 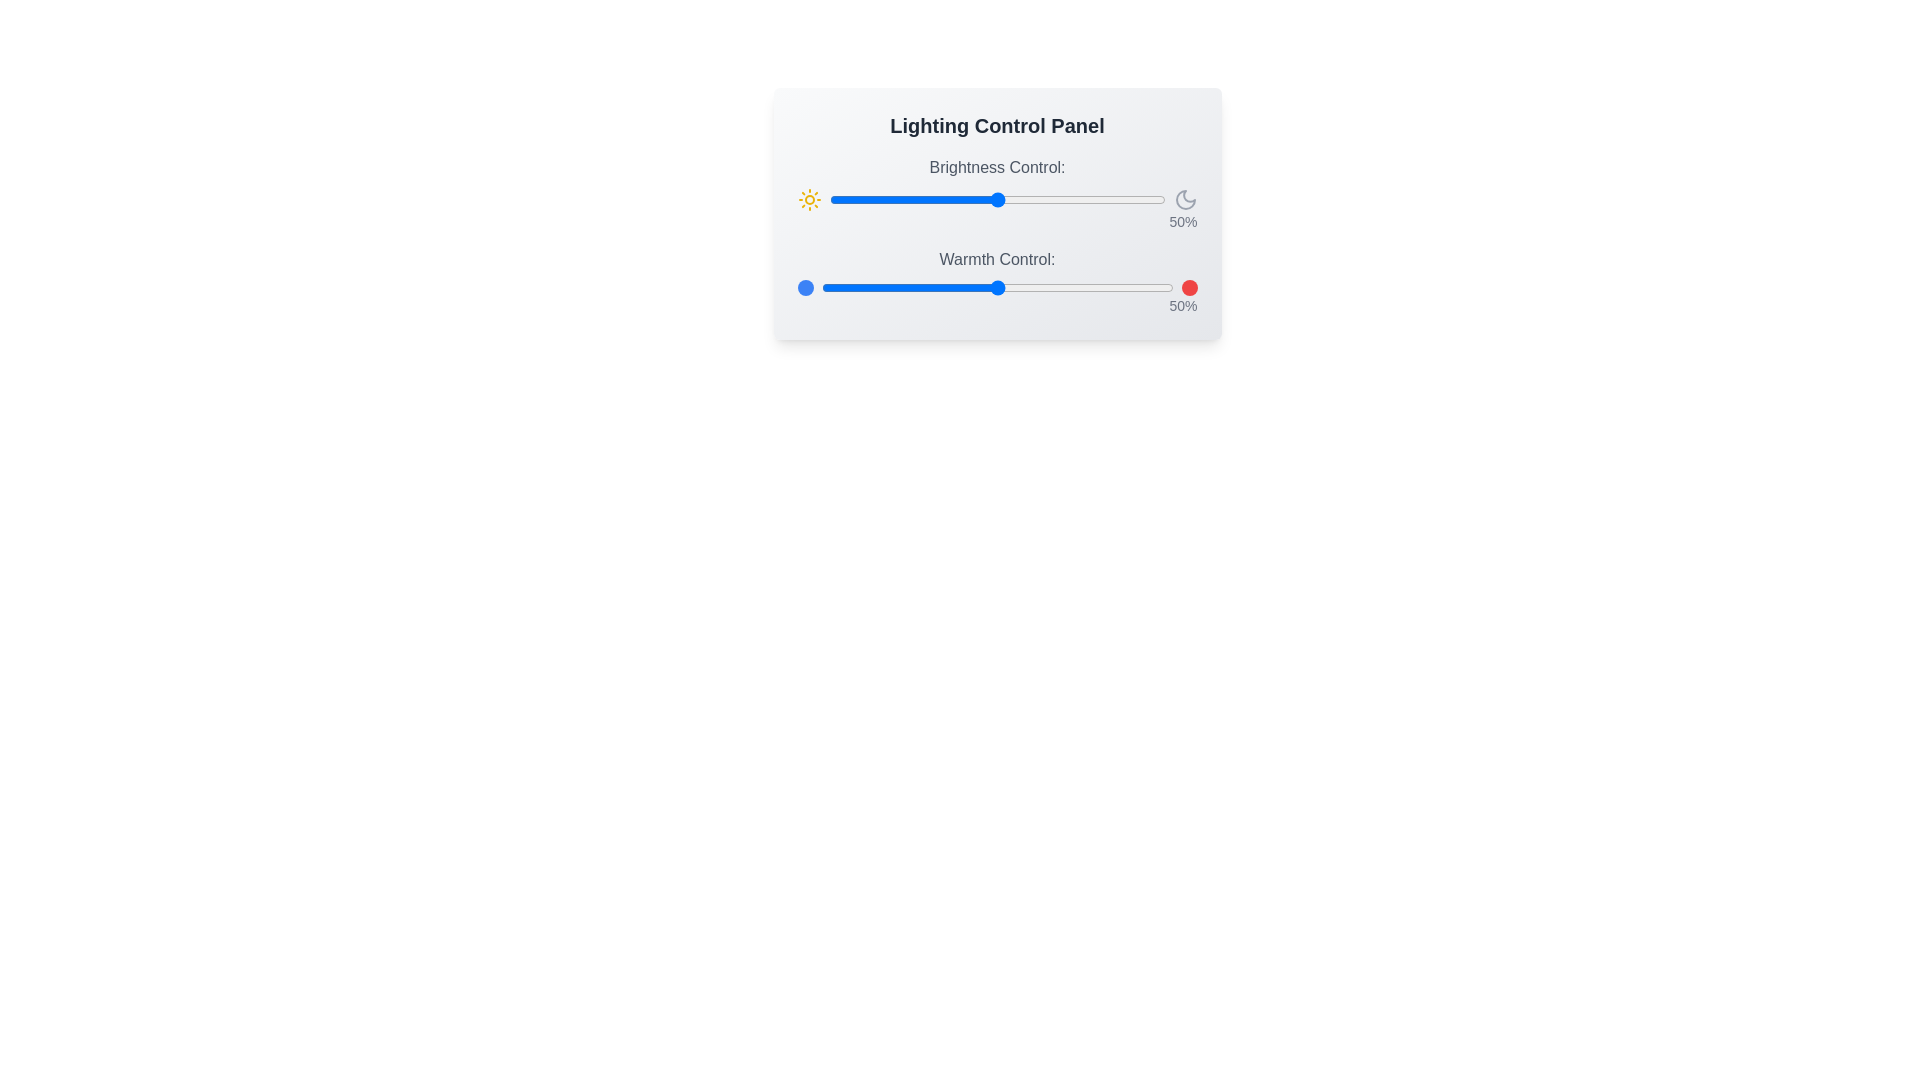 What do you see at coordinates (960, 200) in the screenshot?
I see `brightness` at bounding box center [960, 200].